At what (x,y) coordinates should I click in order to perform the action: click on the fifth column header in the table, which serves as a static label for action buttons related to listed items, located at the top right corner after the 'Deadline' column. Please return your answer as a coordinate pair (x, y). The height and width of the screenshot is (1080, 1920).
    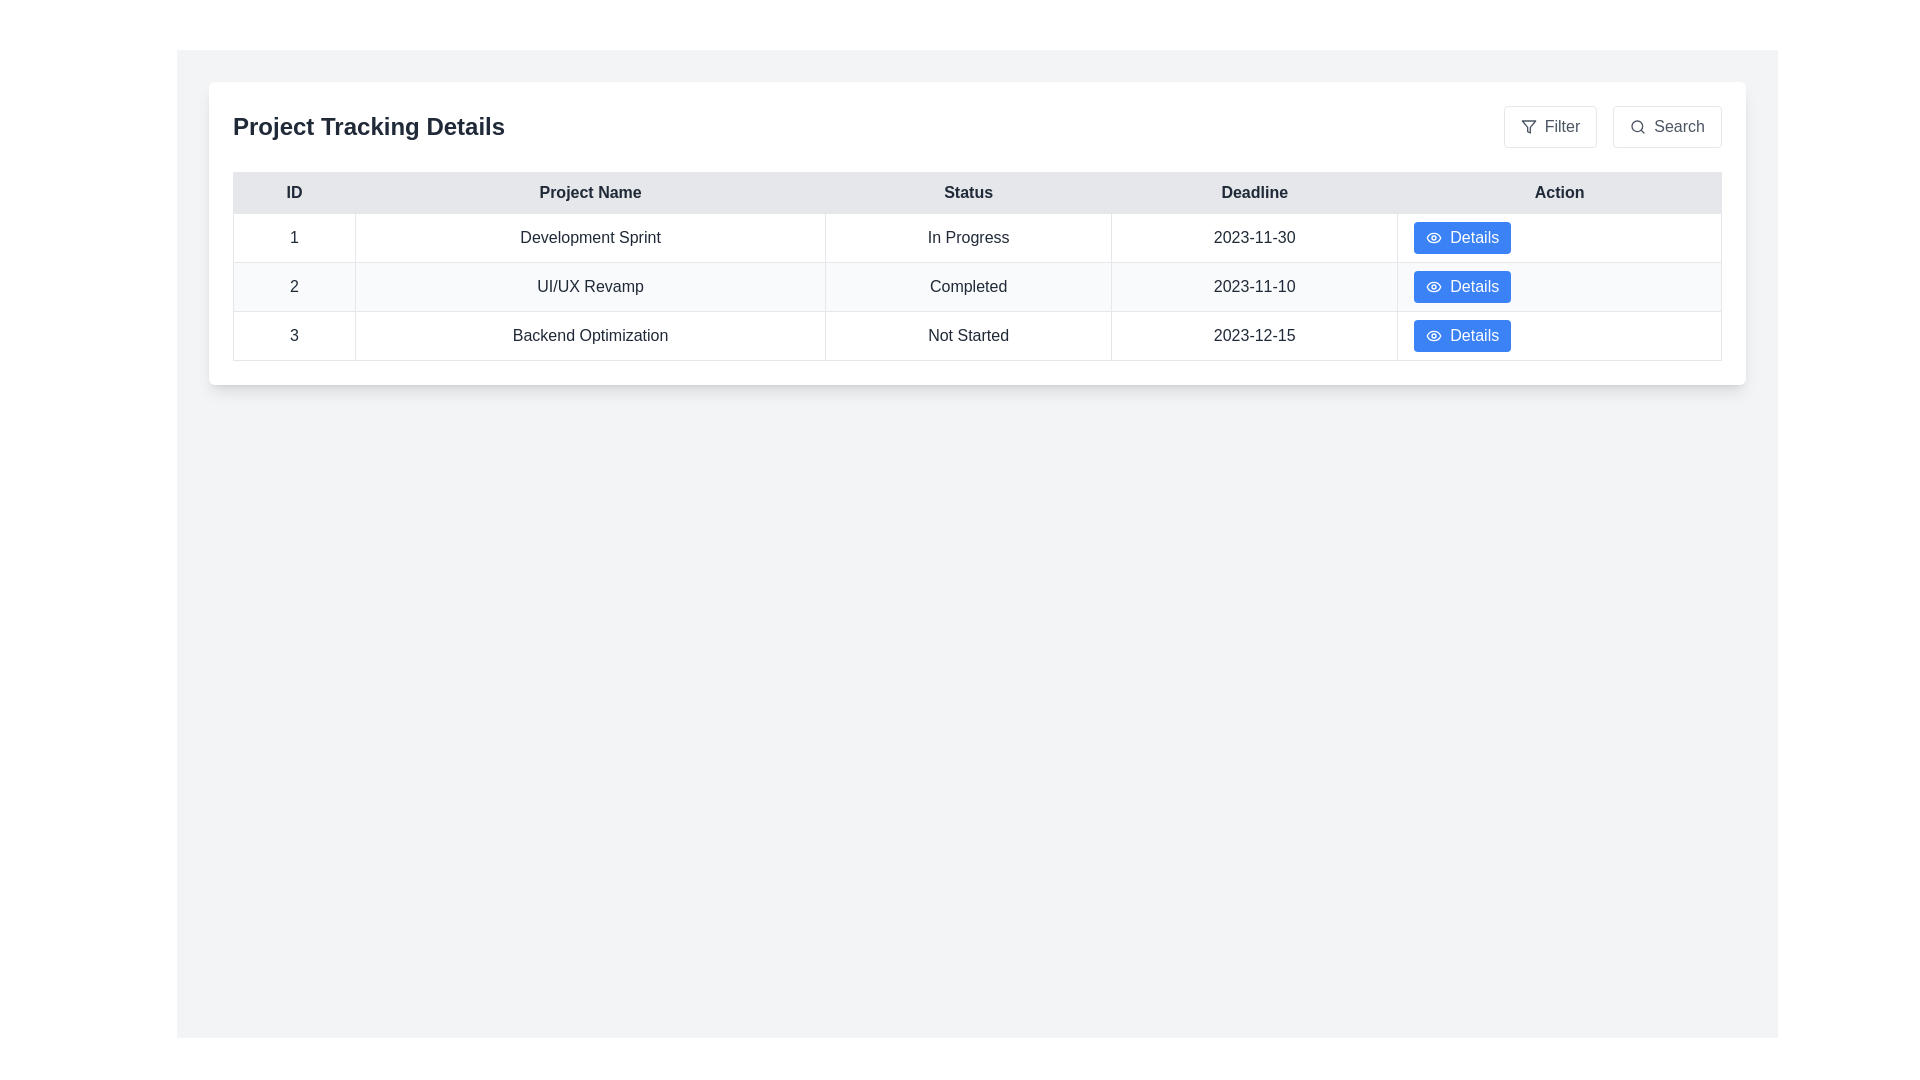
    Looking at the image, I should click on (1558, 192).